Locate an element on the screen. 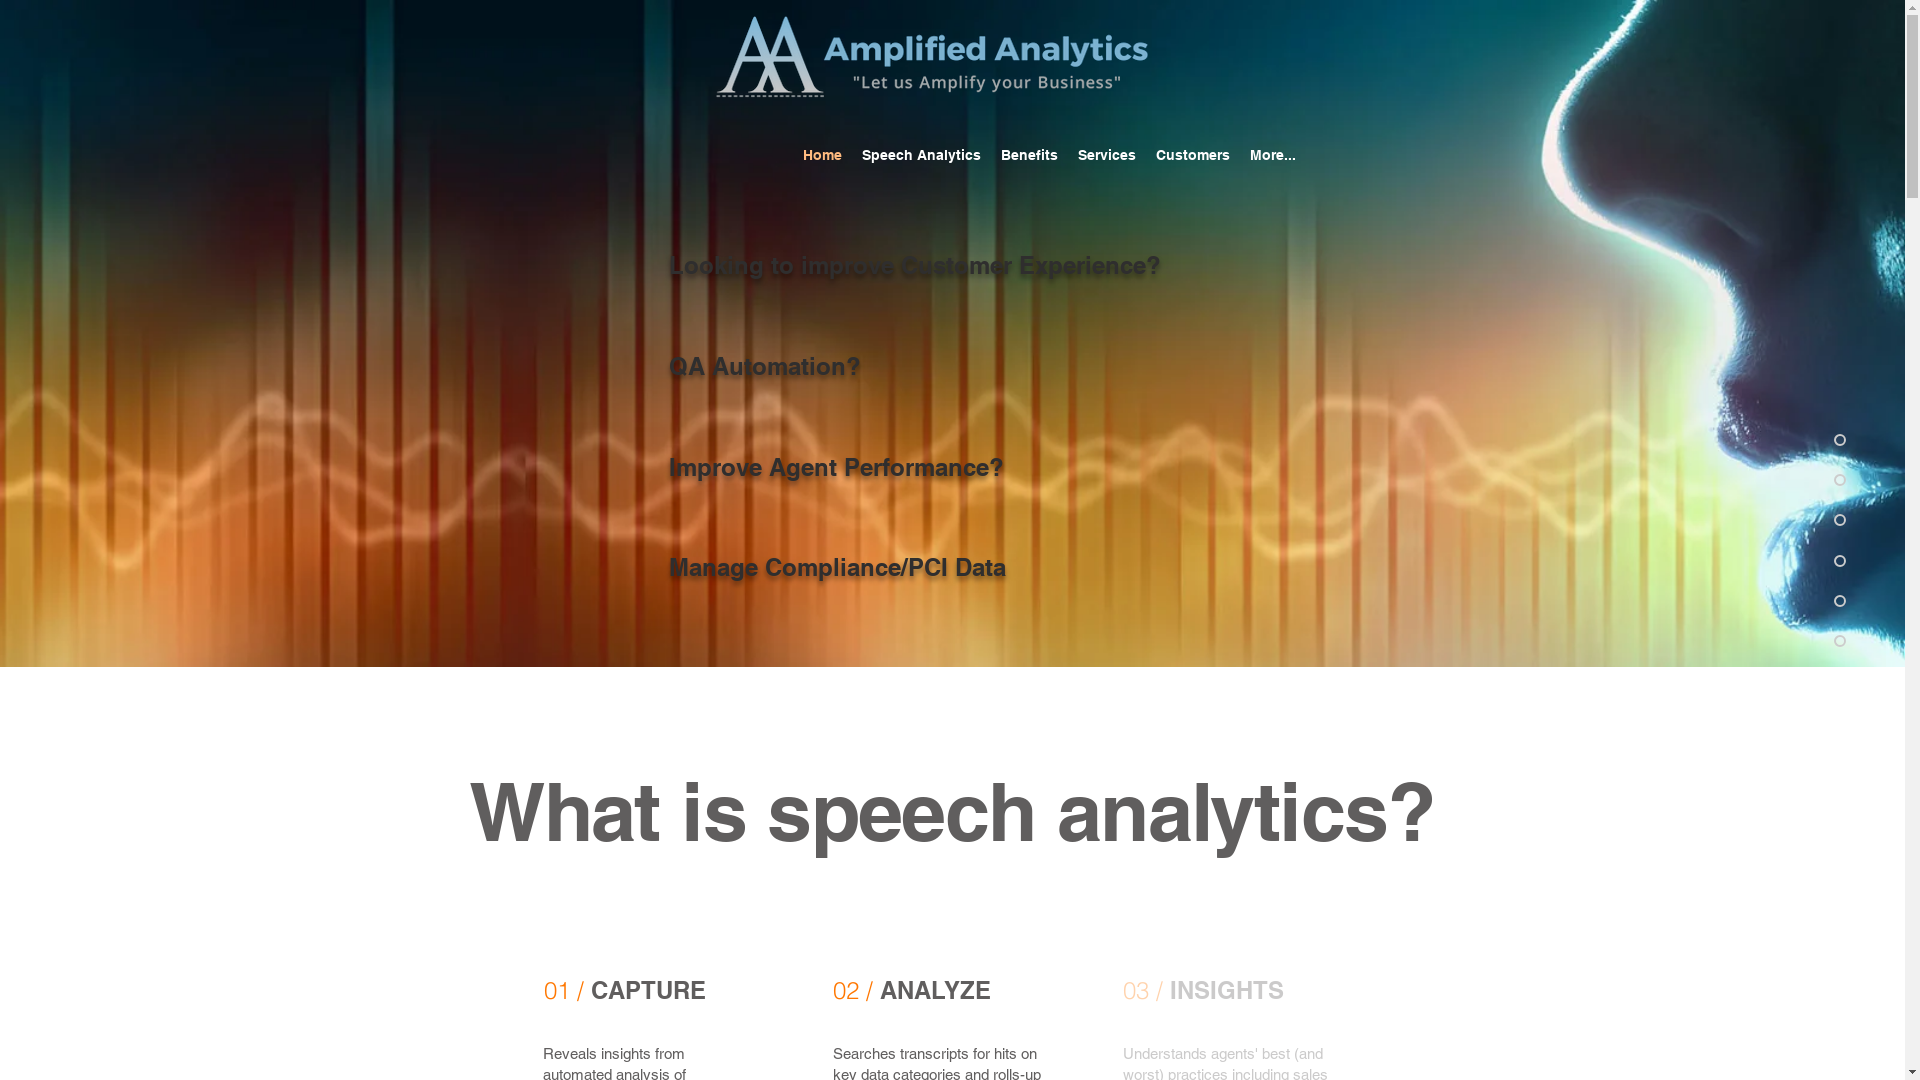 The height and width of the screenshot is (1080, 1920). 'Home' is located at coordinates (822, 153).